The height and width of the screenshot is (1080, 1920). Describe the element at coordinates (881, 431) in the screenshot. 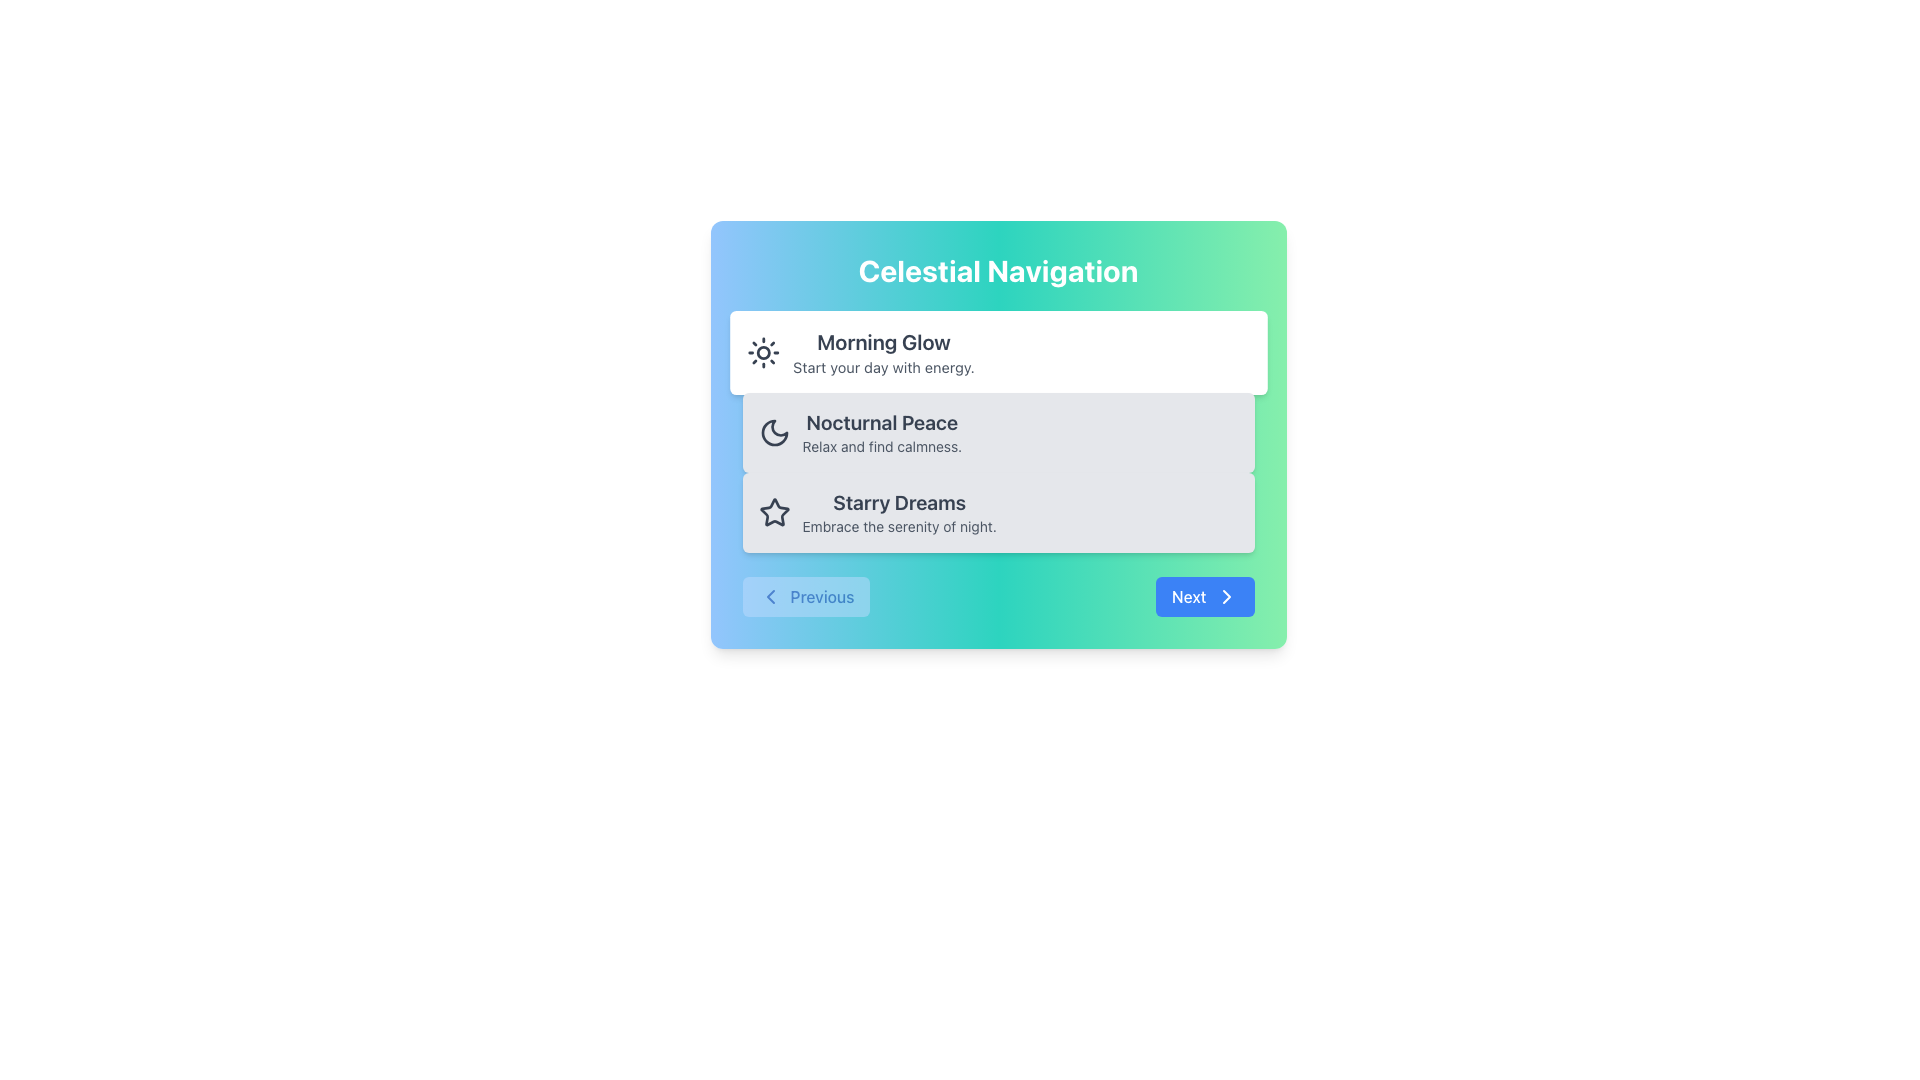

I see `displayed text in the Text Display Component titled 'Nocturnal Peace', which includes the subtitle 'Relax and find calmness.'` at that location.